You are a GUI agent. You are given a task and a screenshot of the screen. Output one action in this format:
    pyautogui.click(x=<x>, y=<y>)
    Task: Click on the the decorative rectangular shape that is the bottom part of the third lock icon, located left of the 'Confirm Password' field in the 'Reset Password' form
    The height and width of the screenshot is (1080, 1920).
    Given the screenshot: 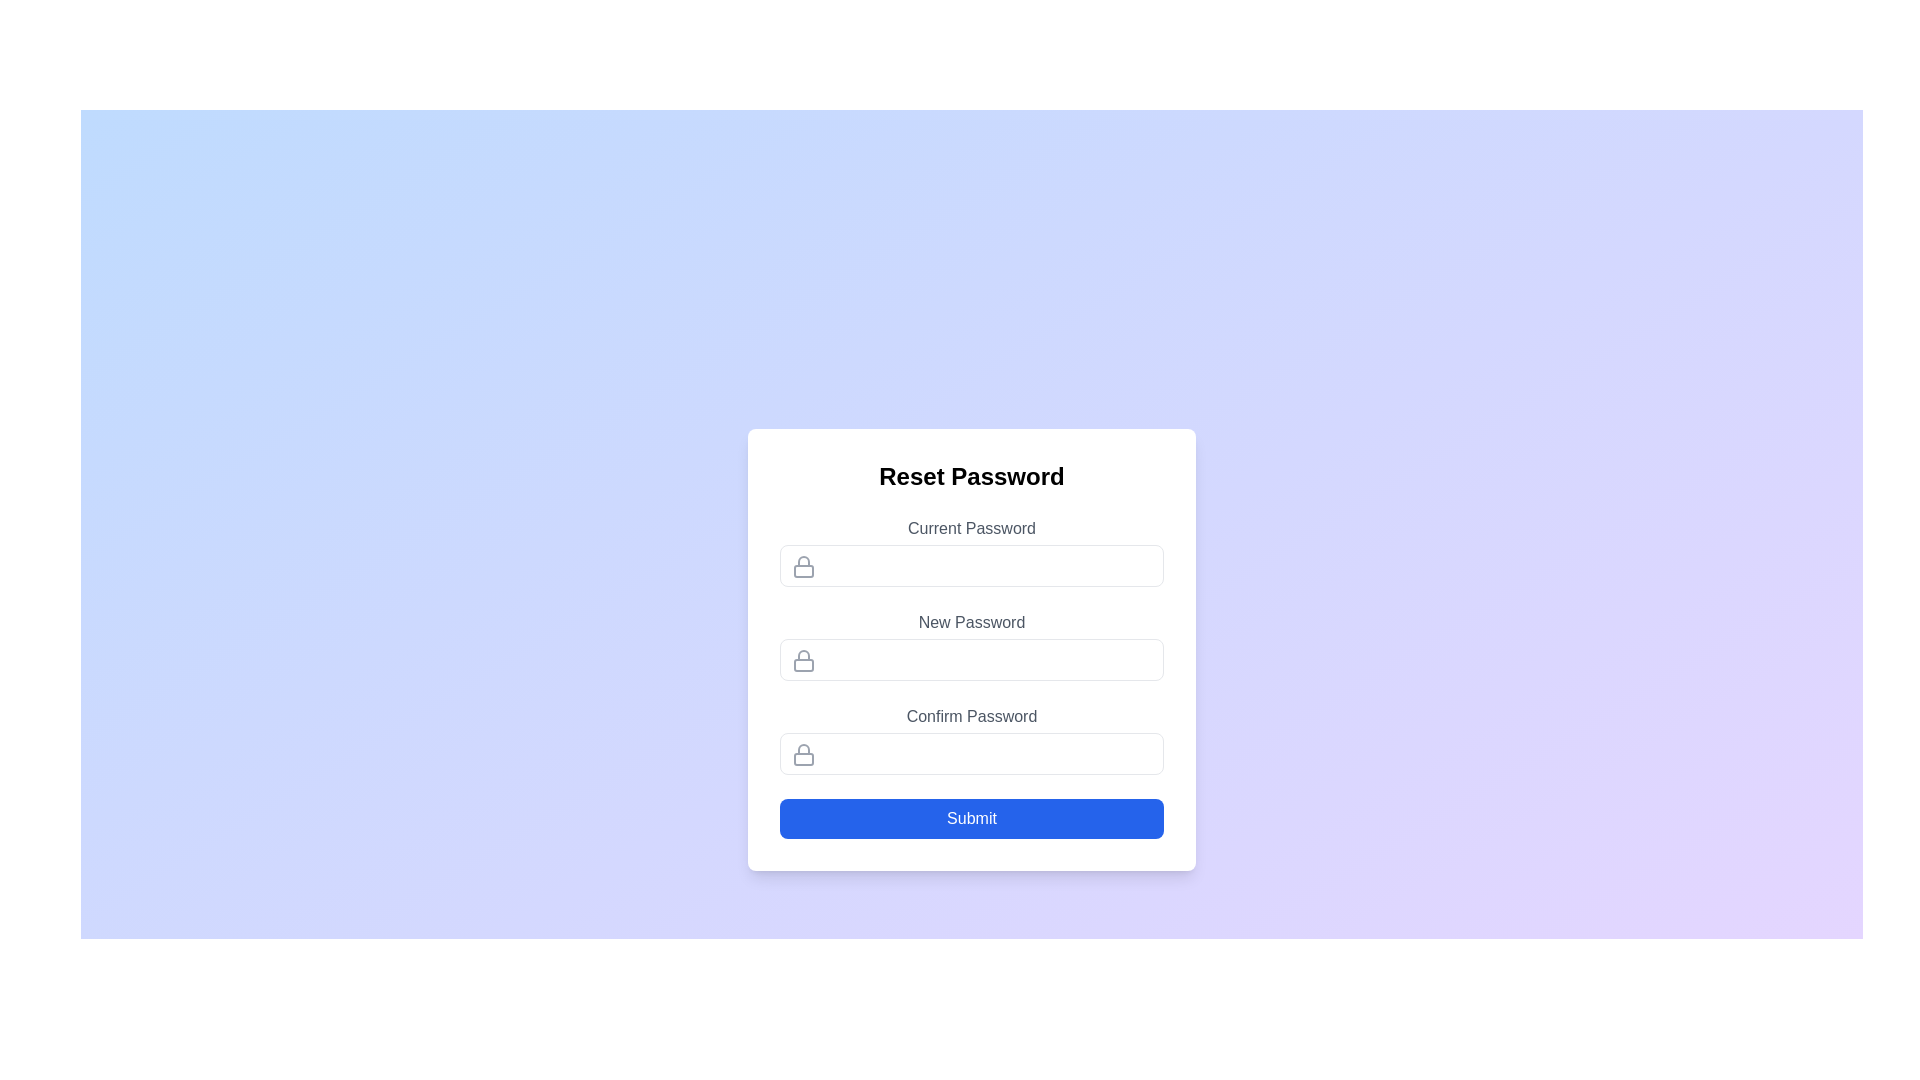 What is the action you would take?
    pyautogui.click(x=804, y=759)
    